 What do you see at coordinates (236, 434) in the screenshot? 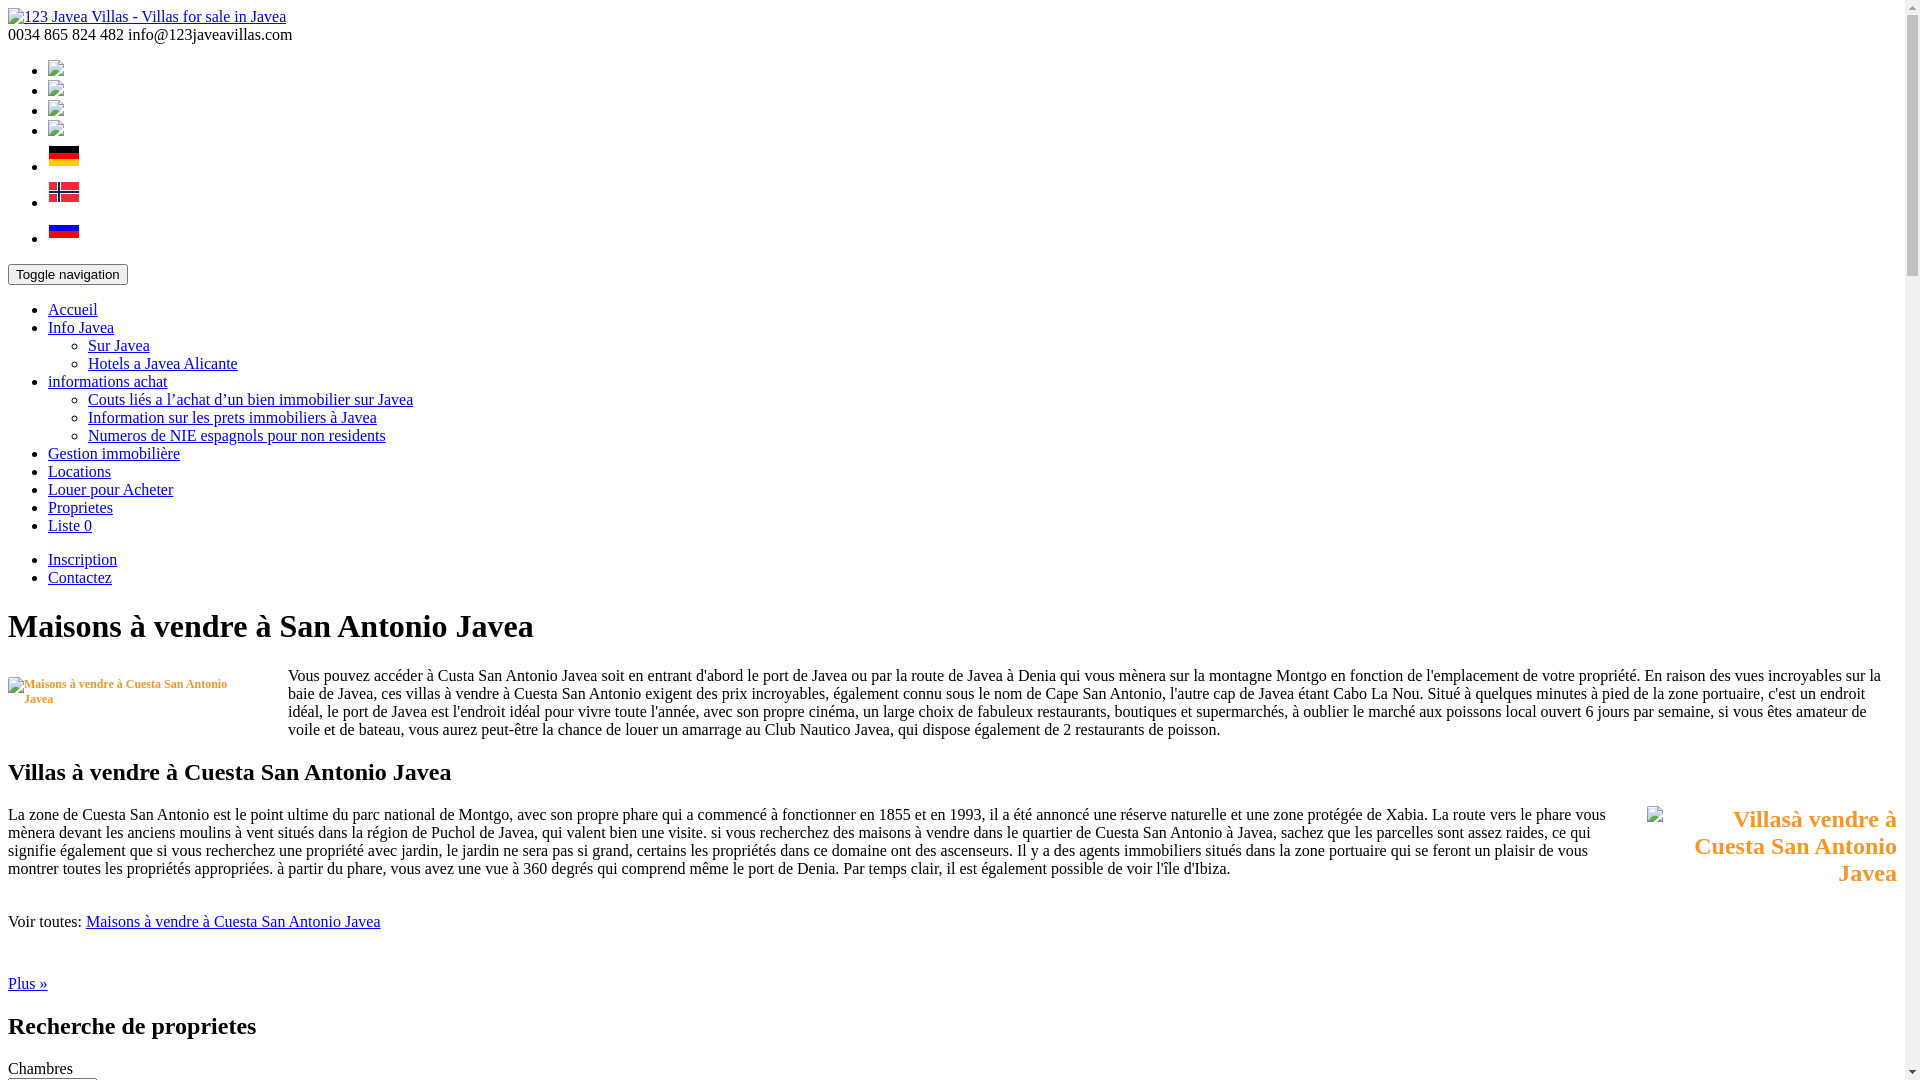
I see `'Numeros de NIE espagnols pour non residents'` at bounding box center [236, 434].